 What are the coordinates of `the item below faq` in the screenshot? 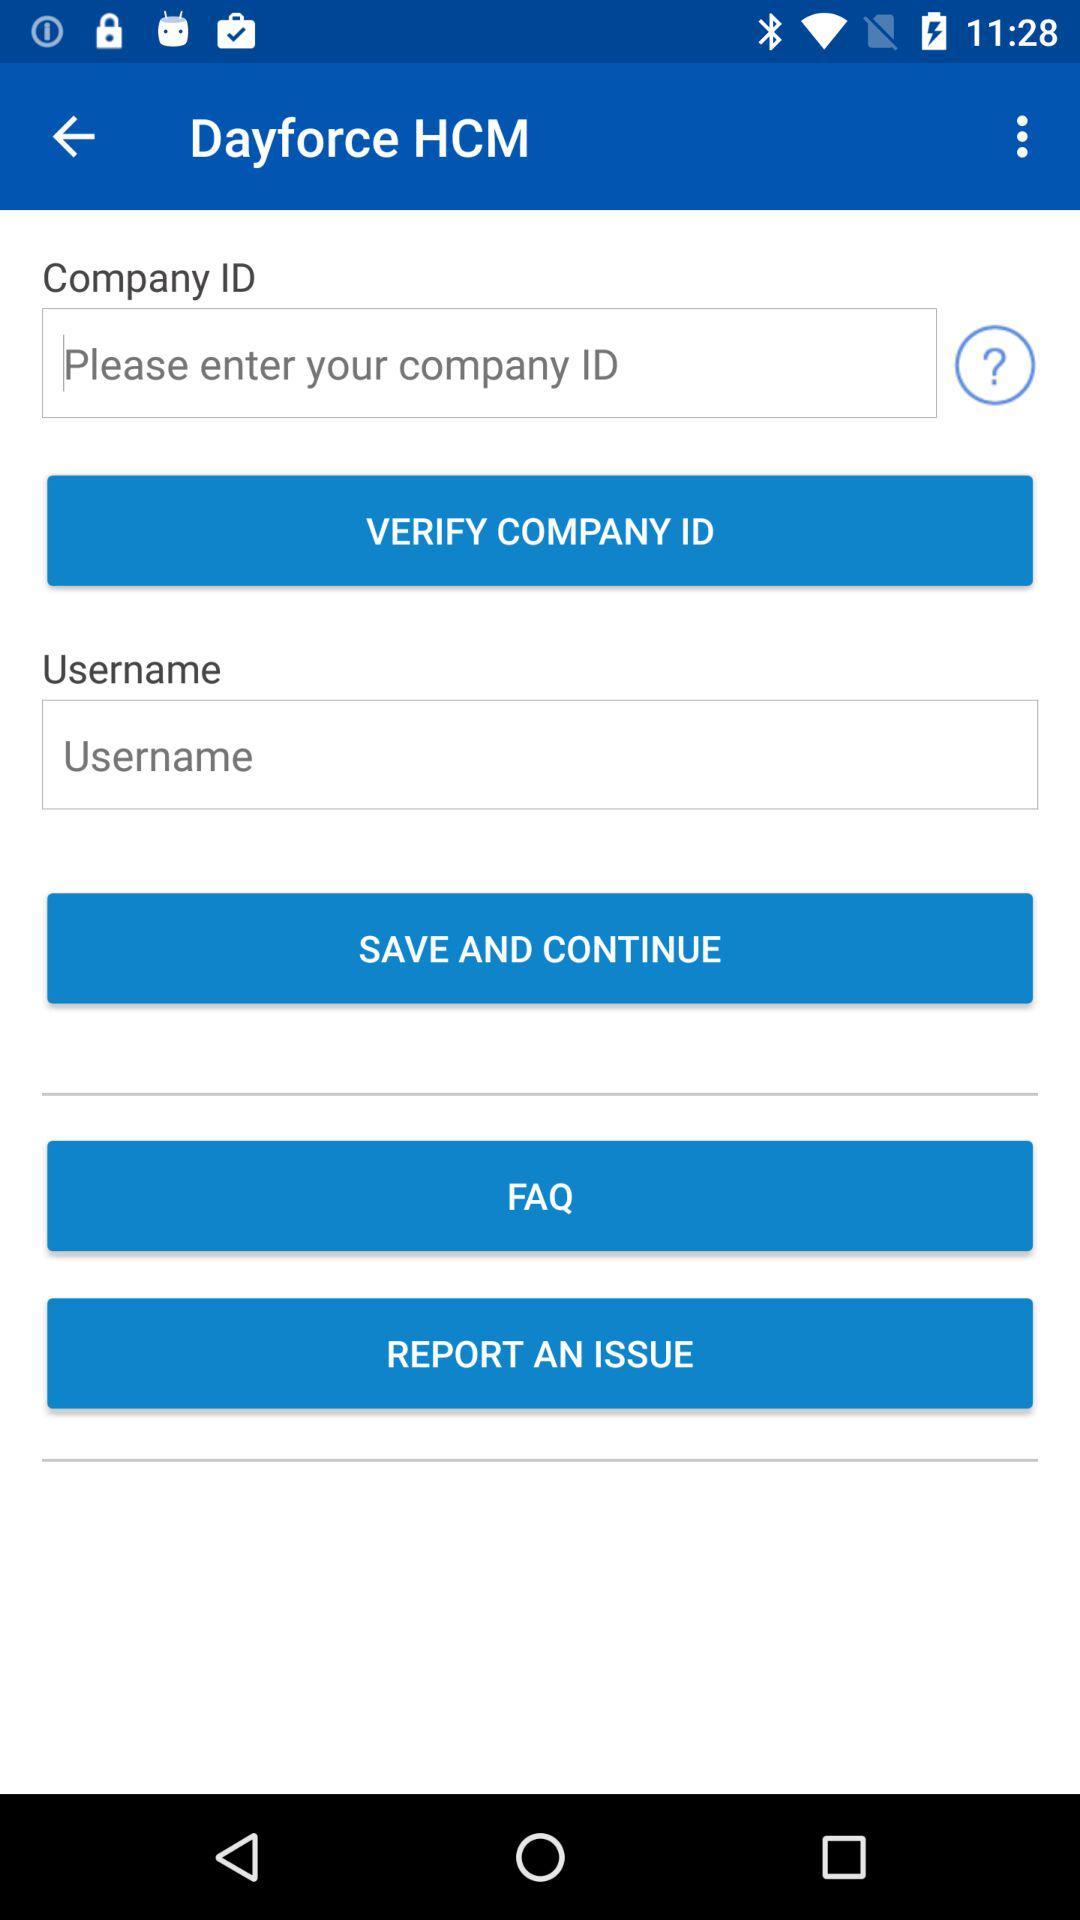 It's located at (540, 1355).